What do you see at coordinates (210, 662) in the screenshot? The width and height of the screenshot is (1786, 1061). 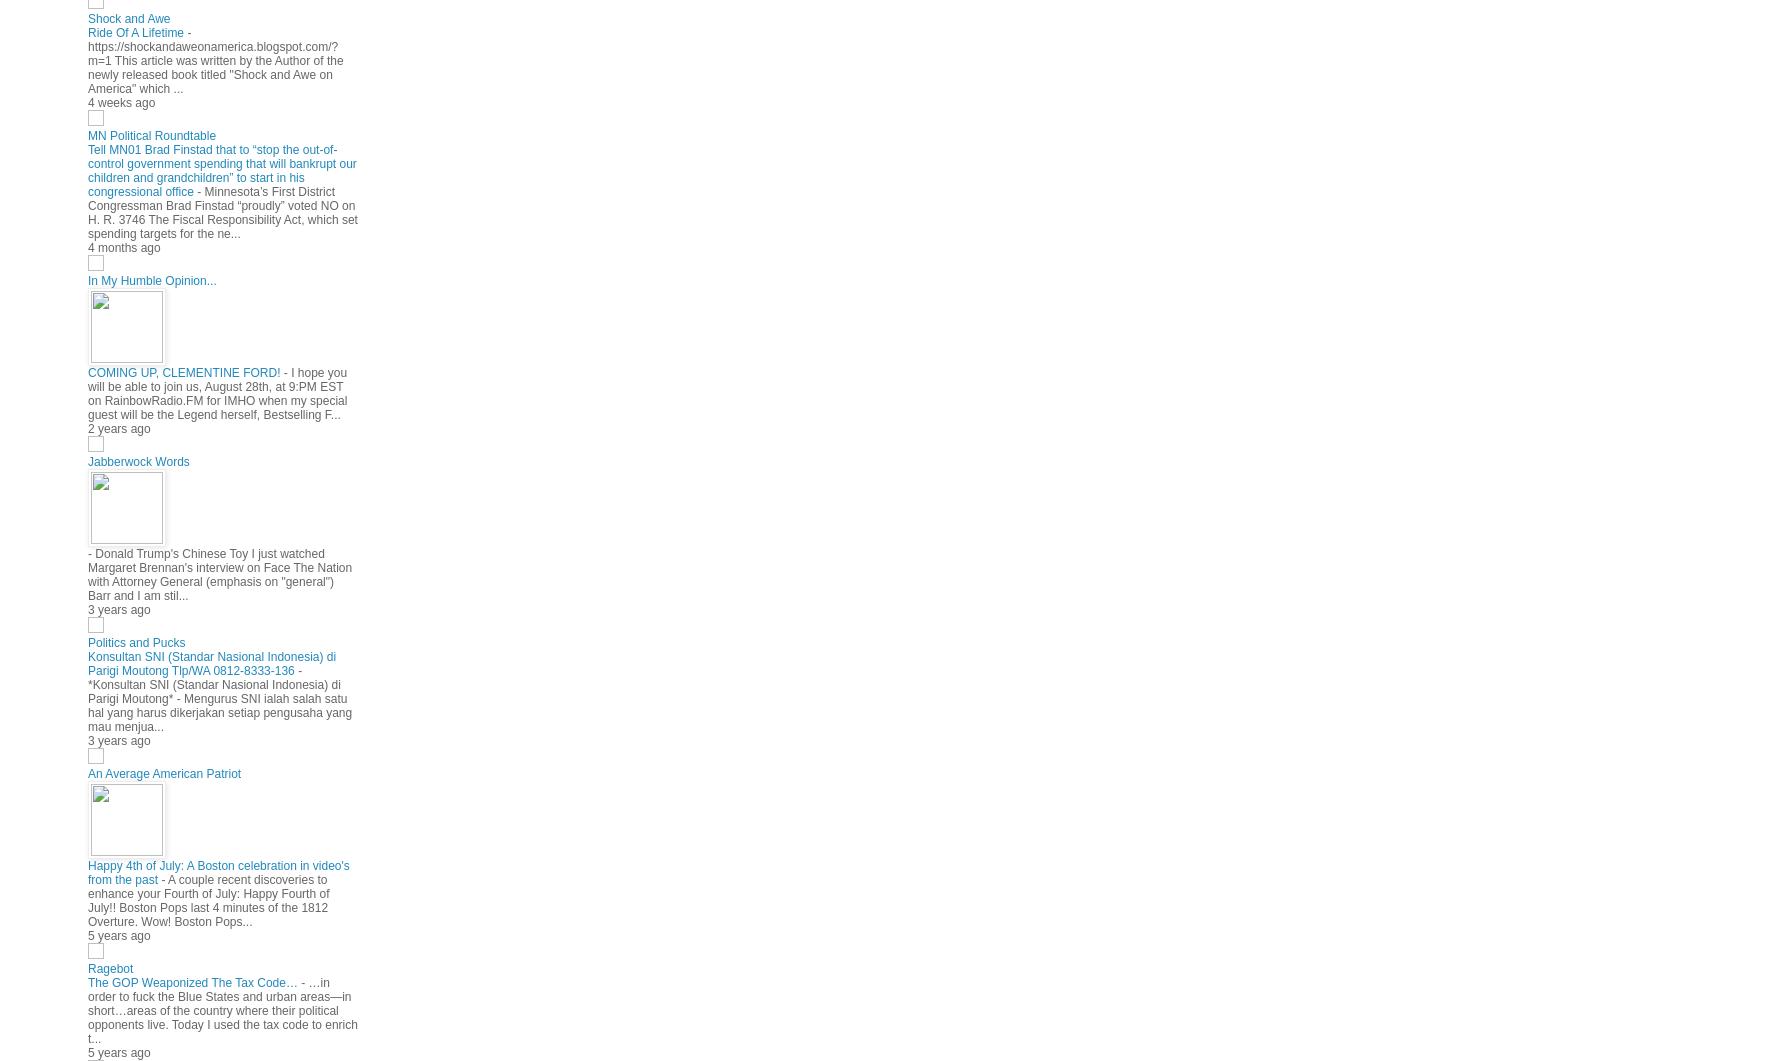 I see `'Konsultan SNI (Standar Nasional Indonesia) di Parigi Moutong Tlp/WA
0812-8333-136'` at bounding box center [210, 662].